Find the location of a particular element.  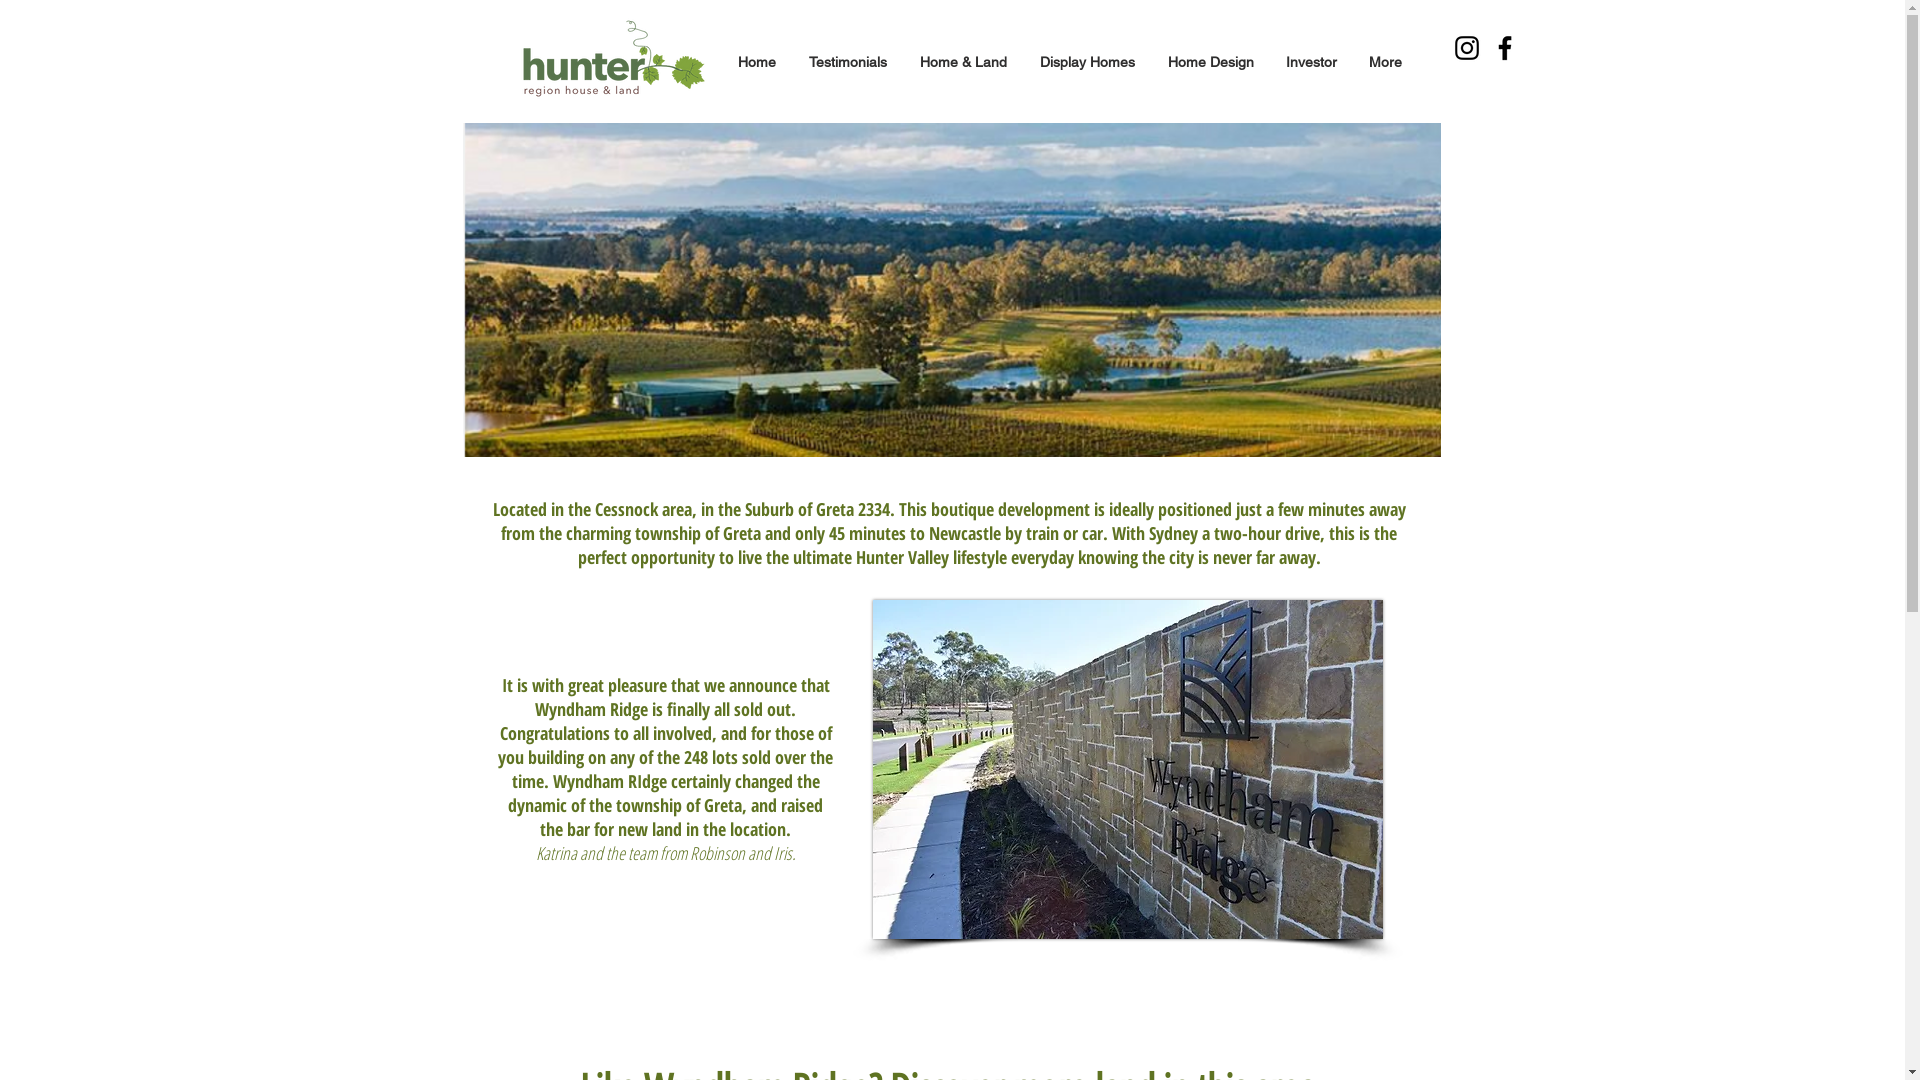

'Display Homes' is located at coordinates (1087, 60).